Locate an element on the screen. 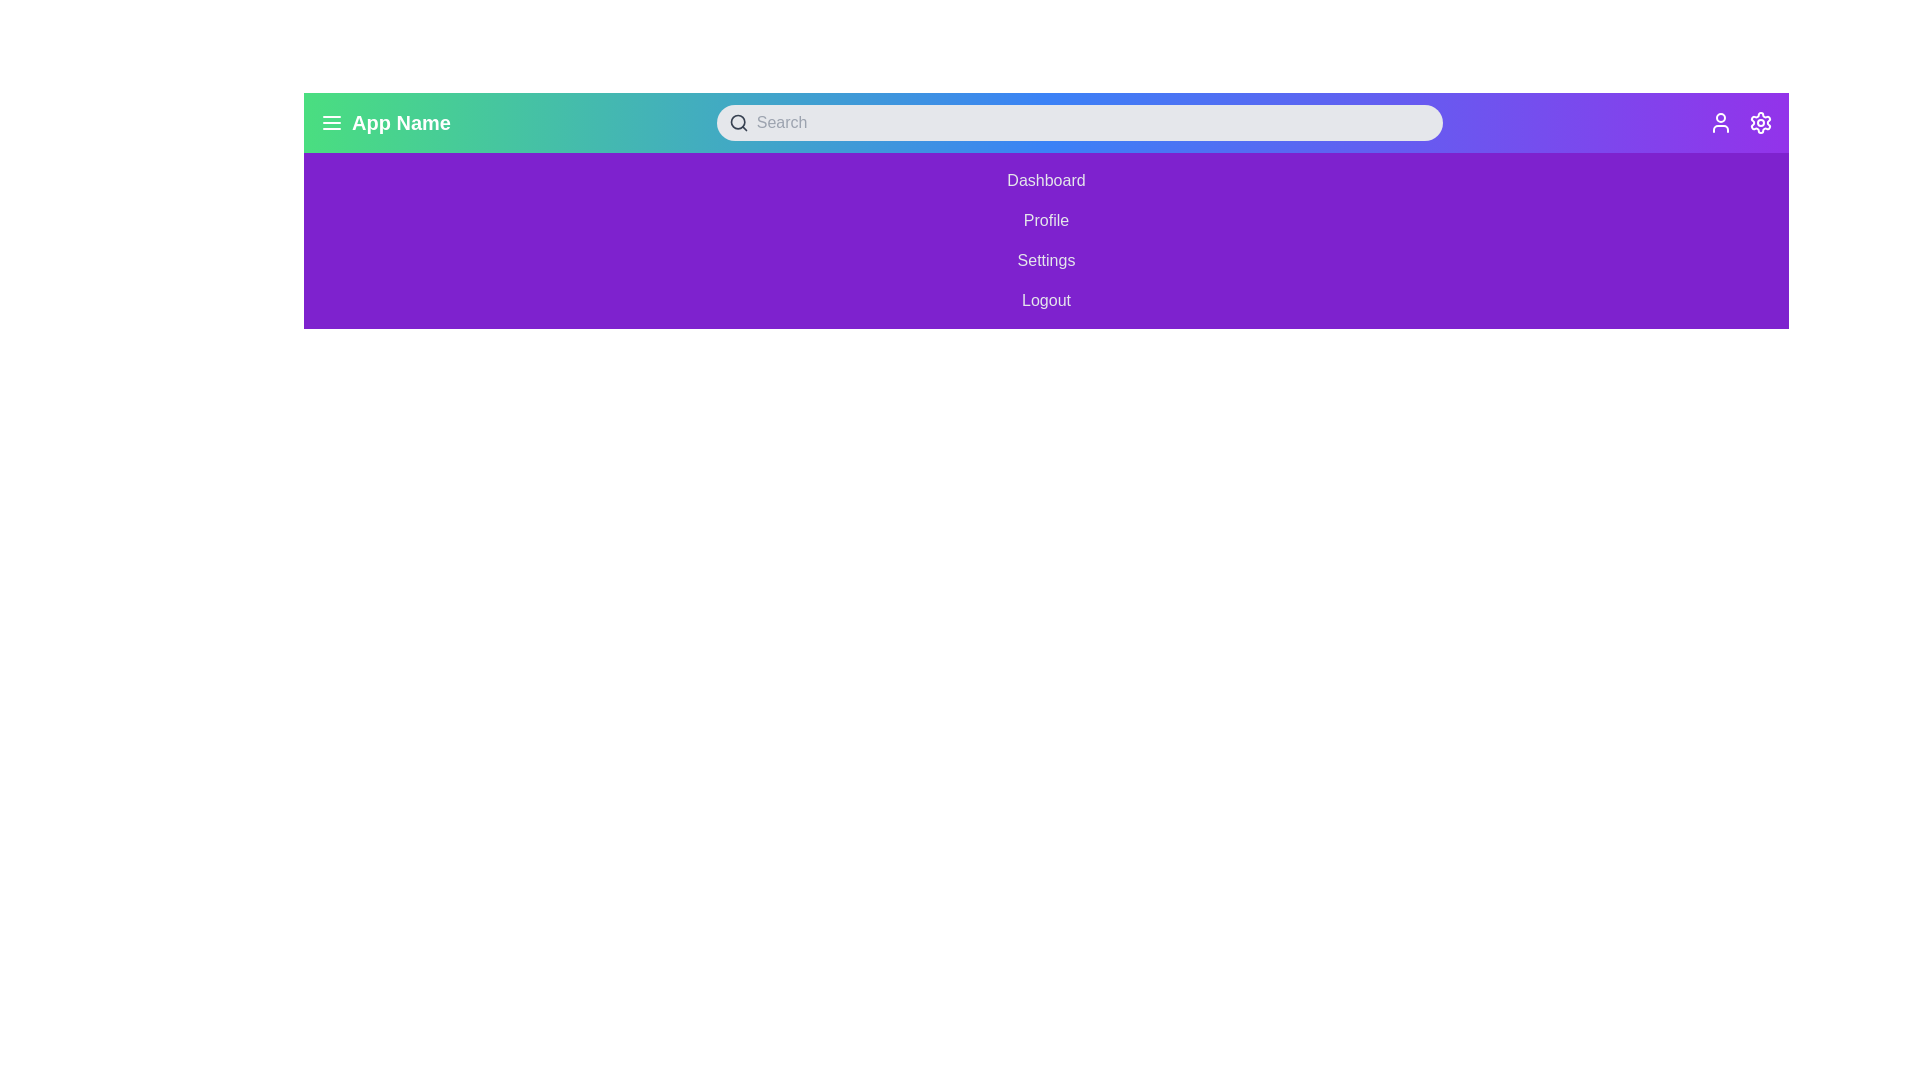 This screenshot has height=1080, width=1920. the search icon (magnifying glass) located inside the search bar to focus the input field adjacent to it is located at coordinates (737, 123).